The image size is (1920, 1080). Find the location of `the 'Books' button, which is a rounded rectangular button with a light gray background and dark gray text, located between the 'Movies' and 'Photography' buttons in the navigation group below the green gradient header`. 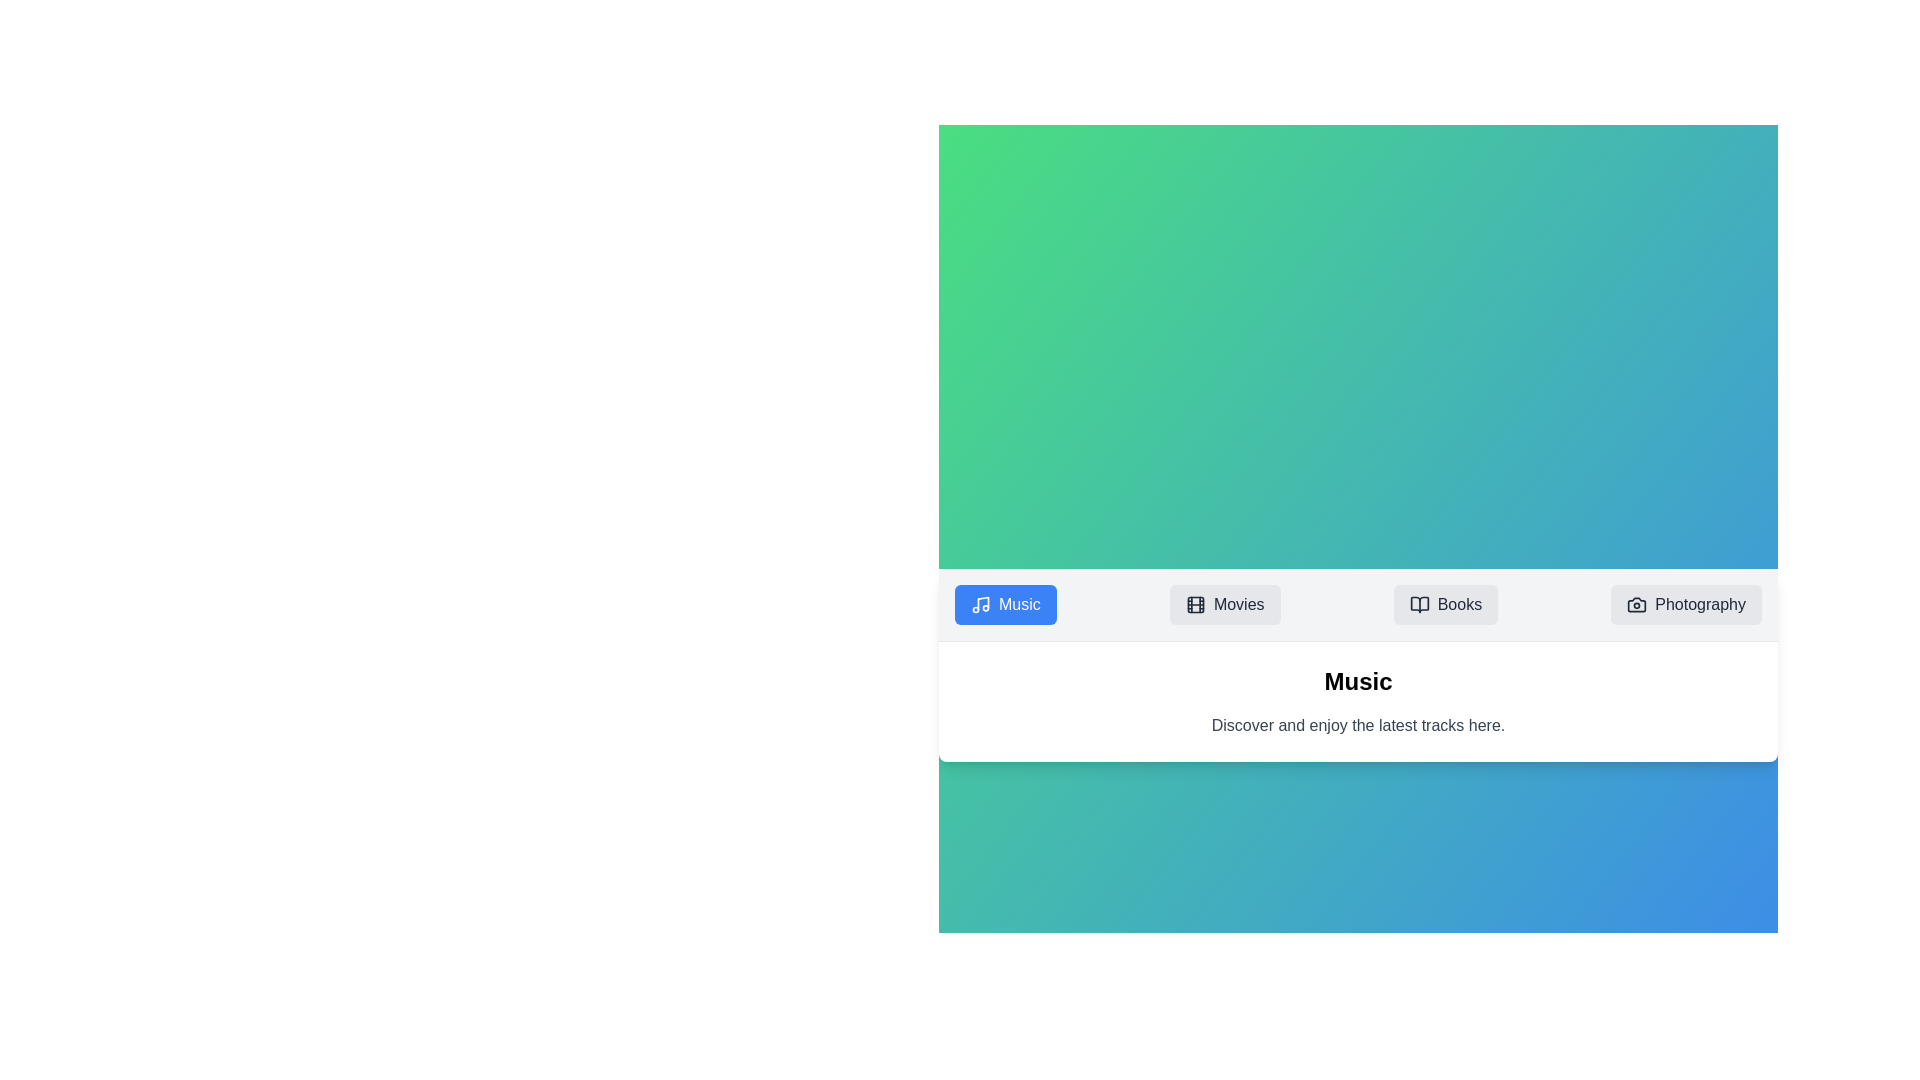

the 'Books' button, which is a rounded rectangular button with a light gray background and dark gray text, located between the 'Movies' and 'Photography' buttons in the navigation group below the green gradient header is located at coordinates (1445, 603).